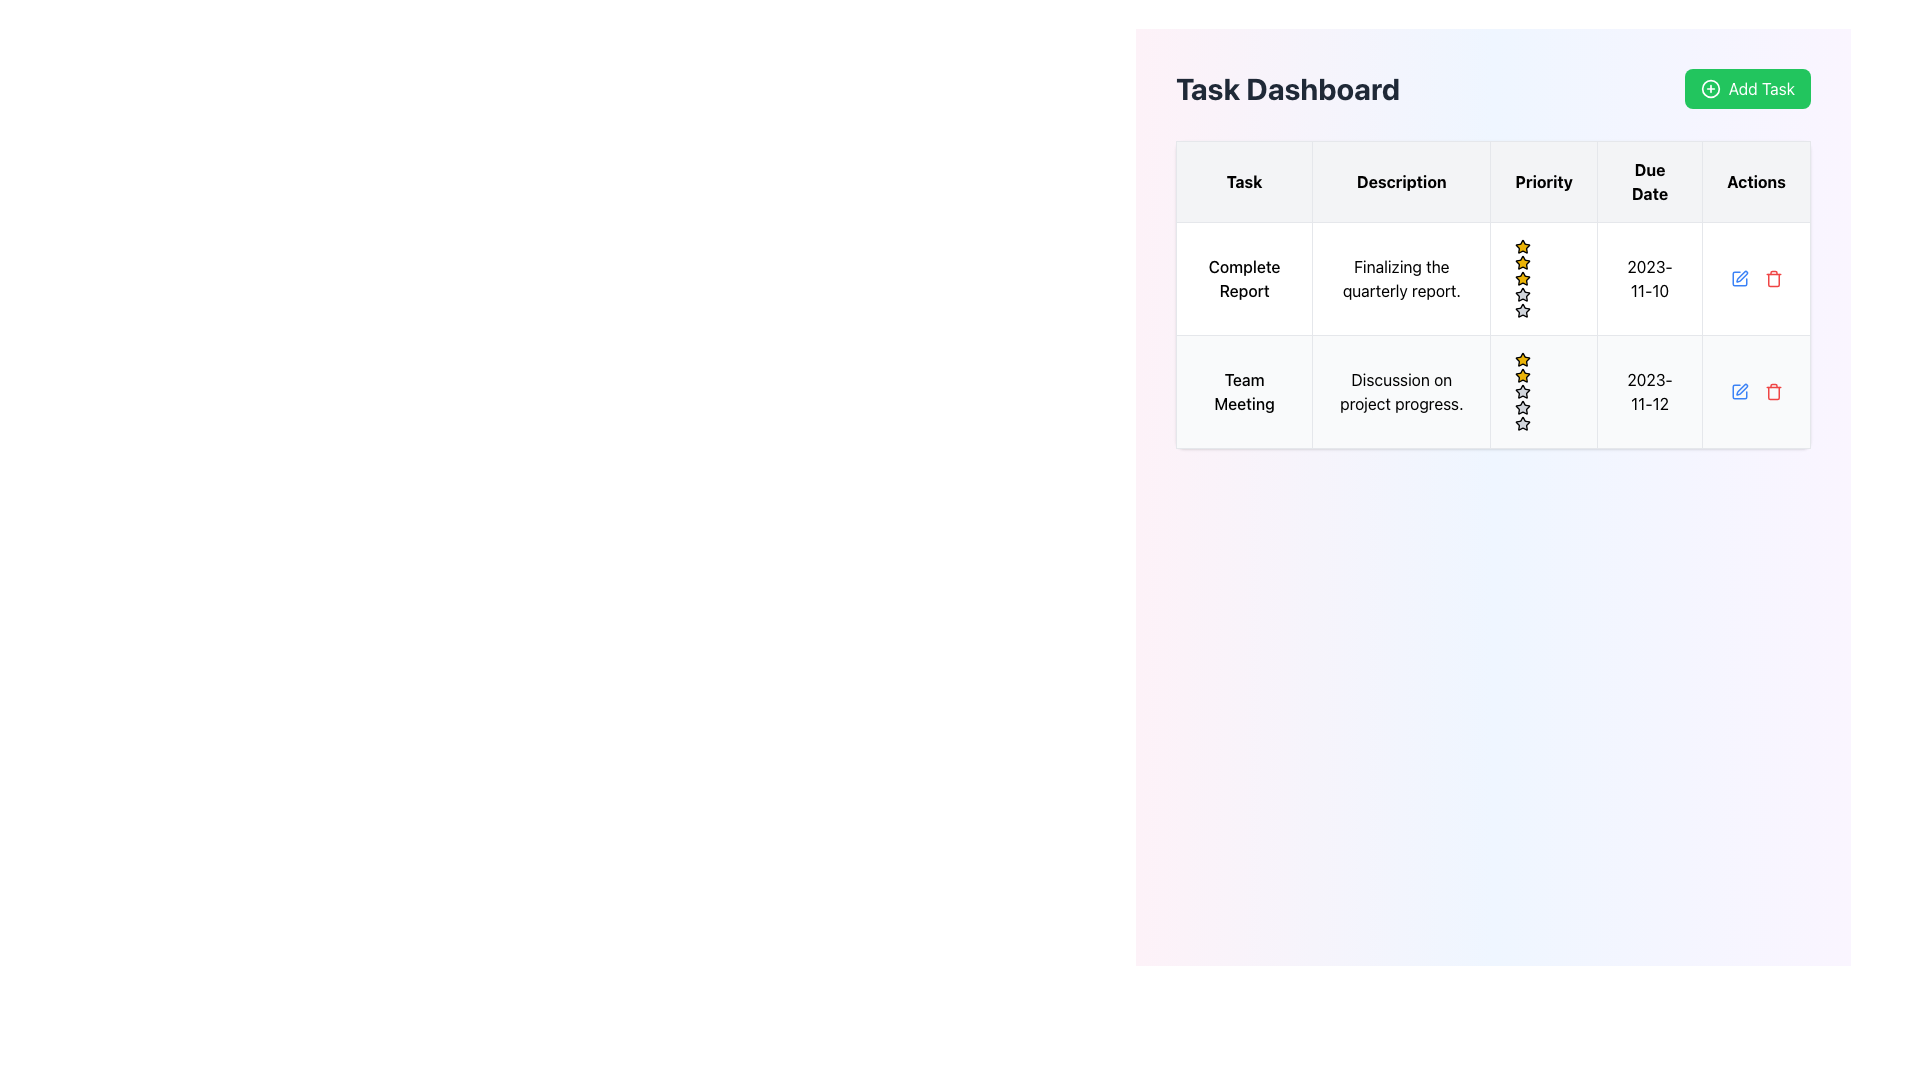  What do you see at coordinates (1522, 311) in the screenshot?
I see `the sixth hollow star icon in the second row under the 'Priority' column` at bounding box center [1522, 311].